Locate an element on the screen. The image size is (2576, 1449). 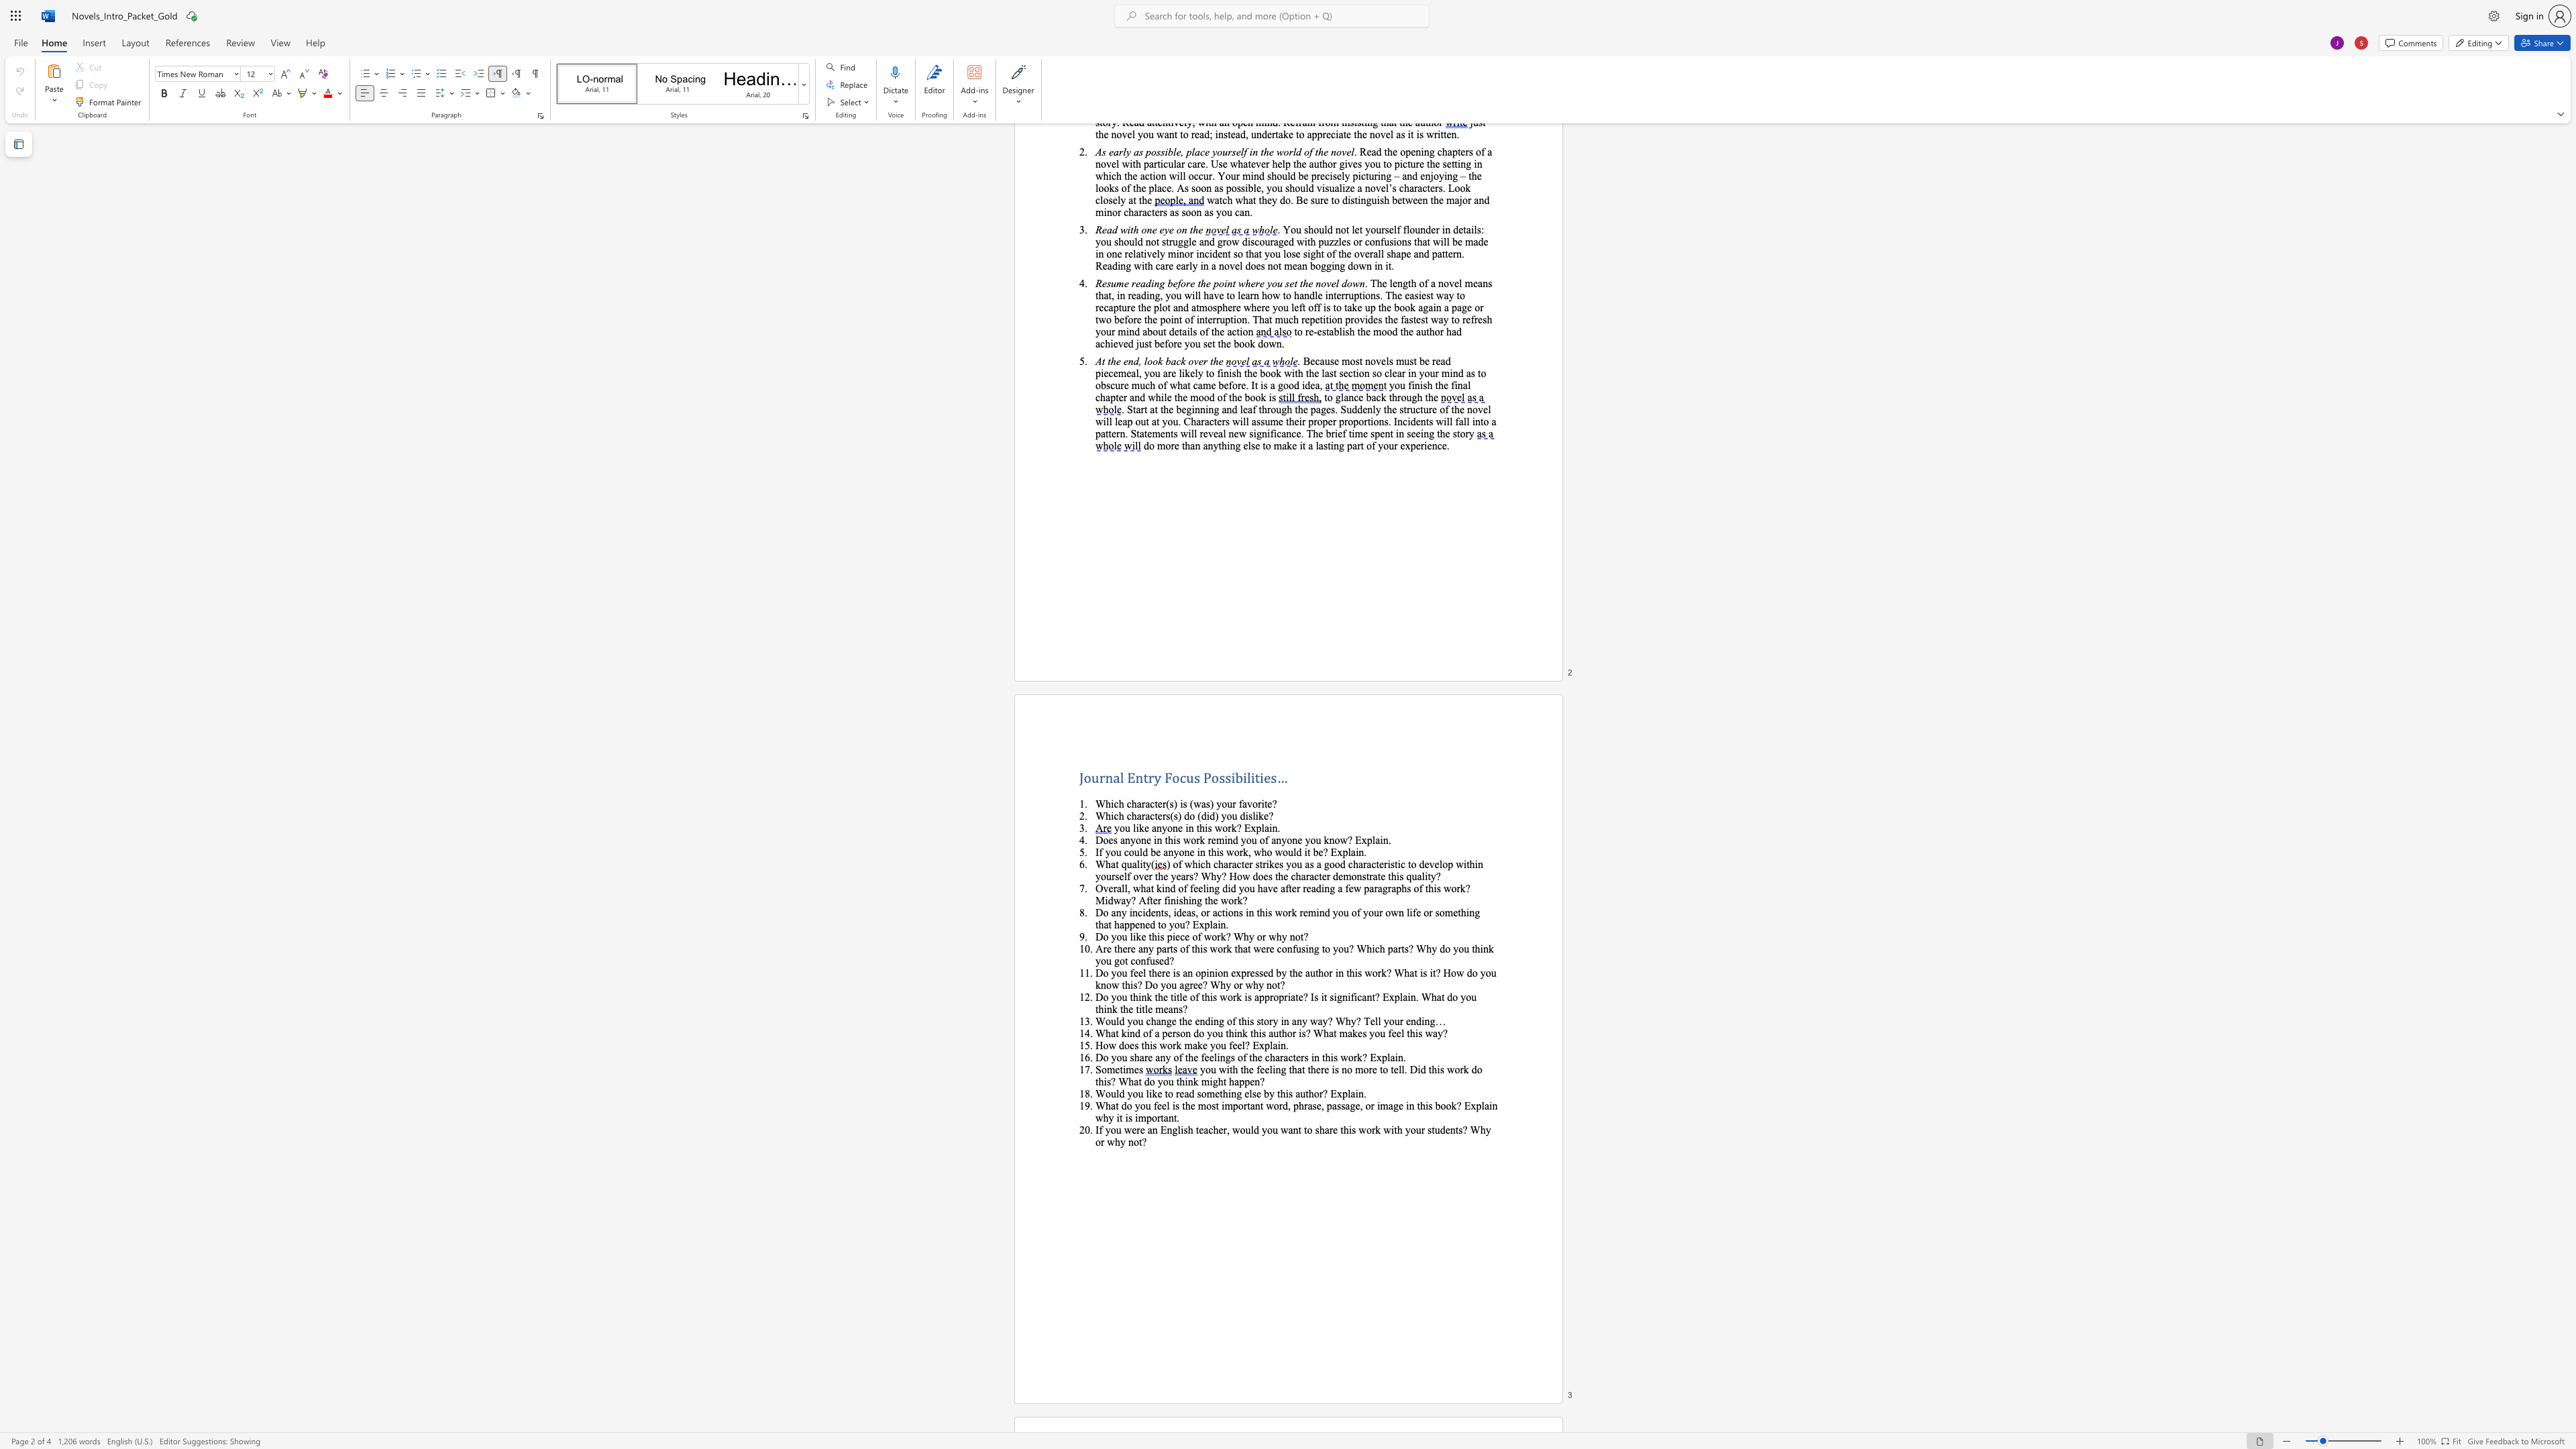
the subset text "r why no" within the text "Do you like this piece of work? Why or why not?" is located at coordinates (1261, 936).